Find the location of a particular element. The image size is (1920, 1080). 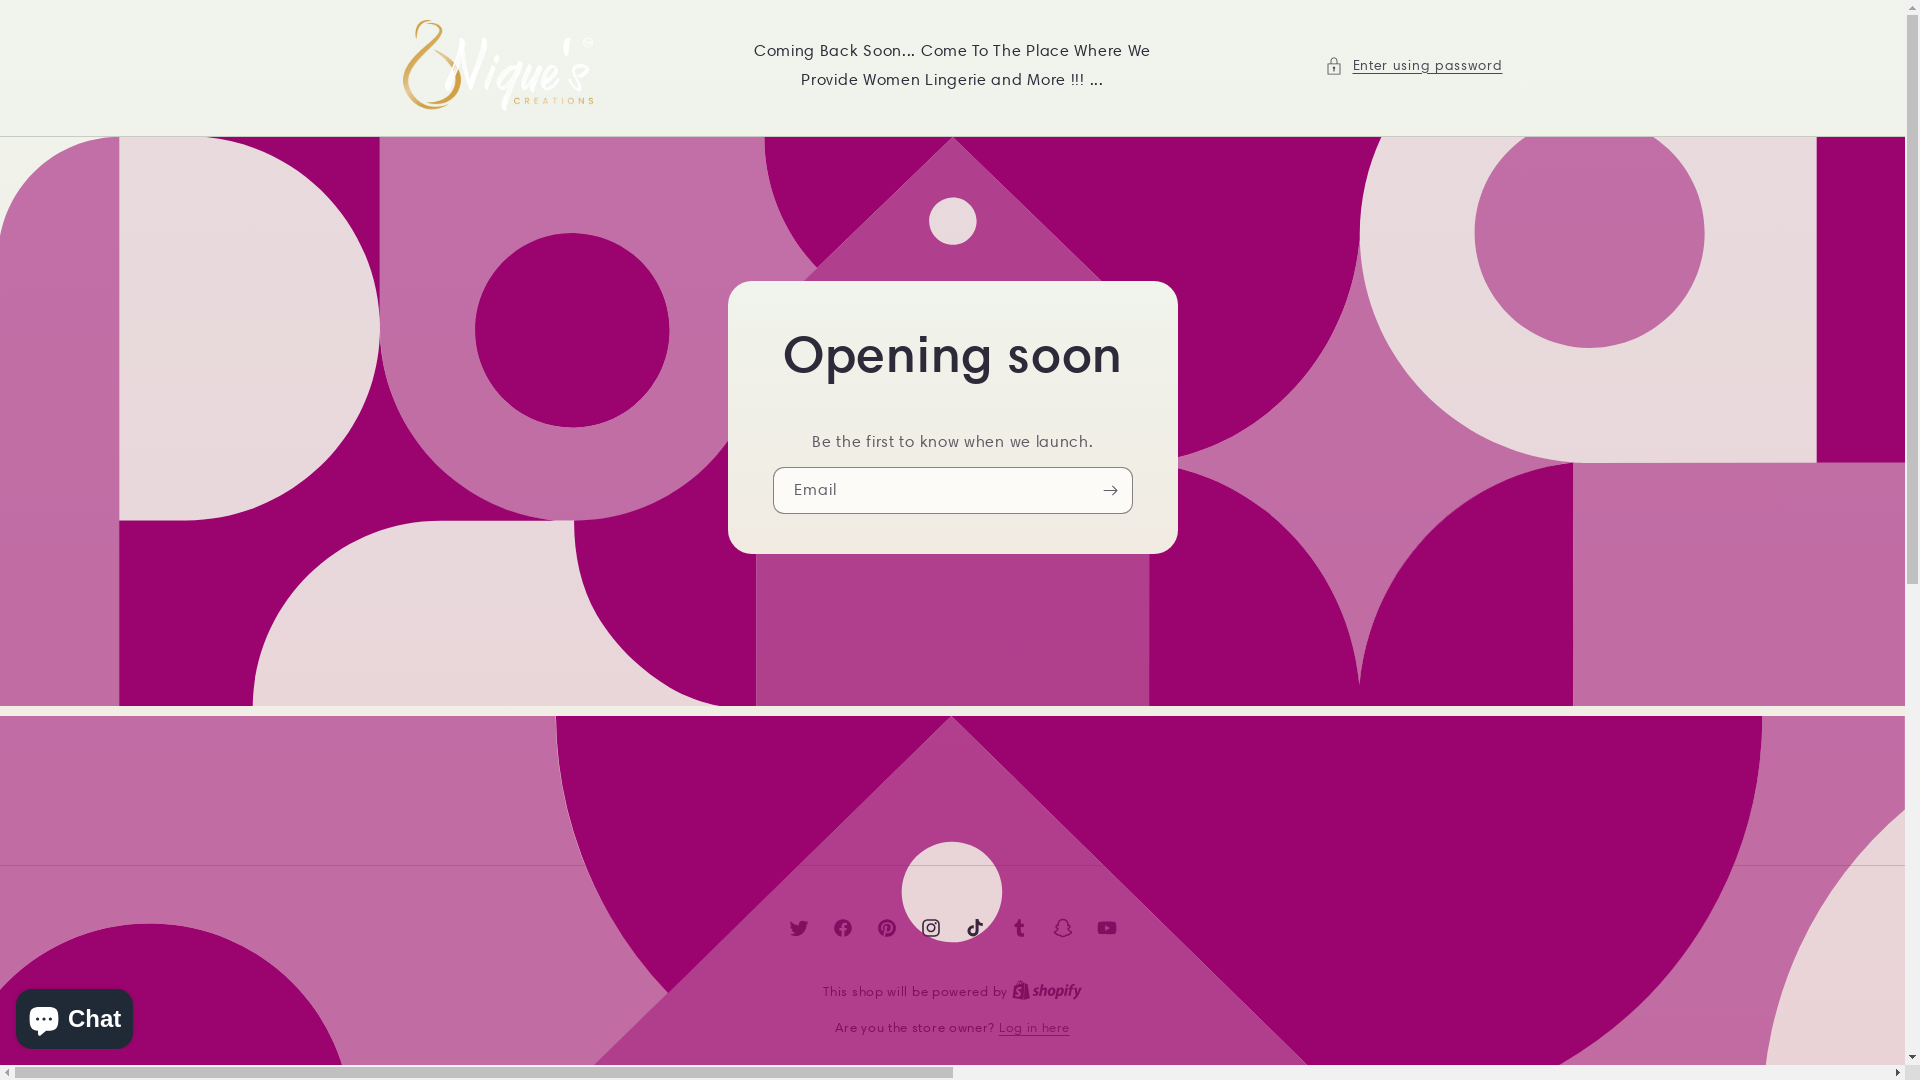

'Twitter' is located at coordinates (775, 928).